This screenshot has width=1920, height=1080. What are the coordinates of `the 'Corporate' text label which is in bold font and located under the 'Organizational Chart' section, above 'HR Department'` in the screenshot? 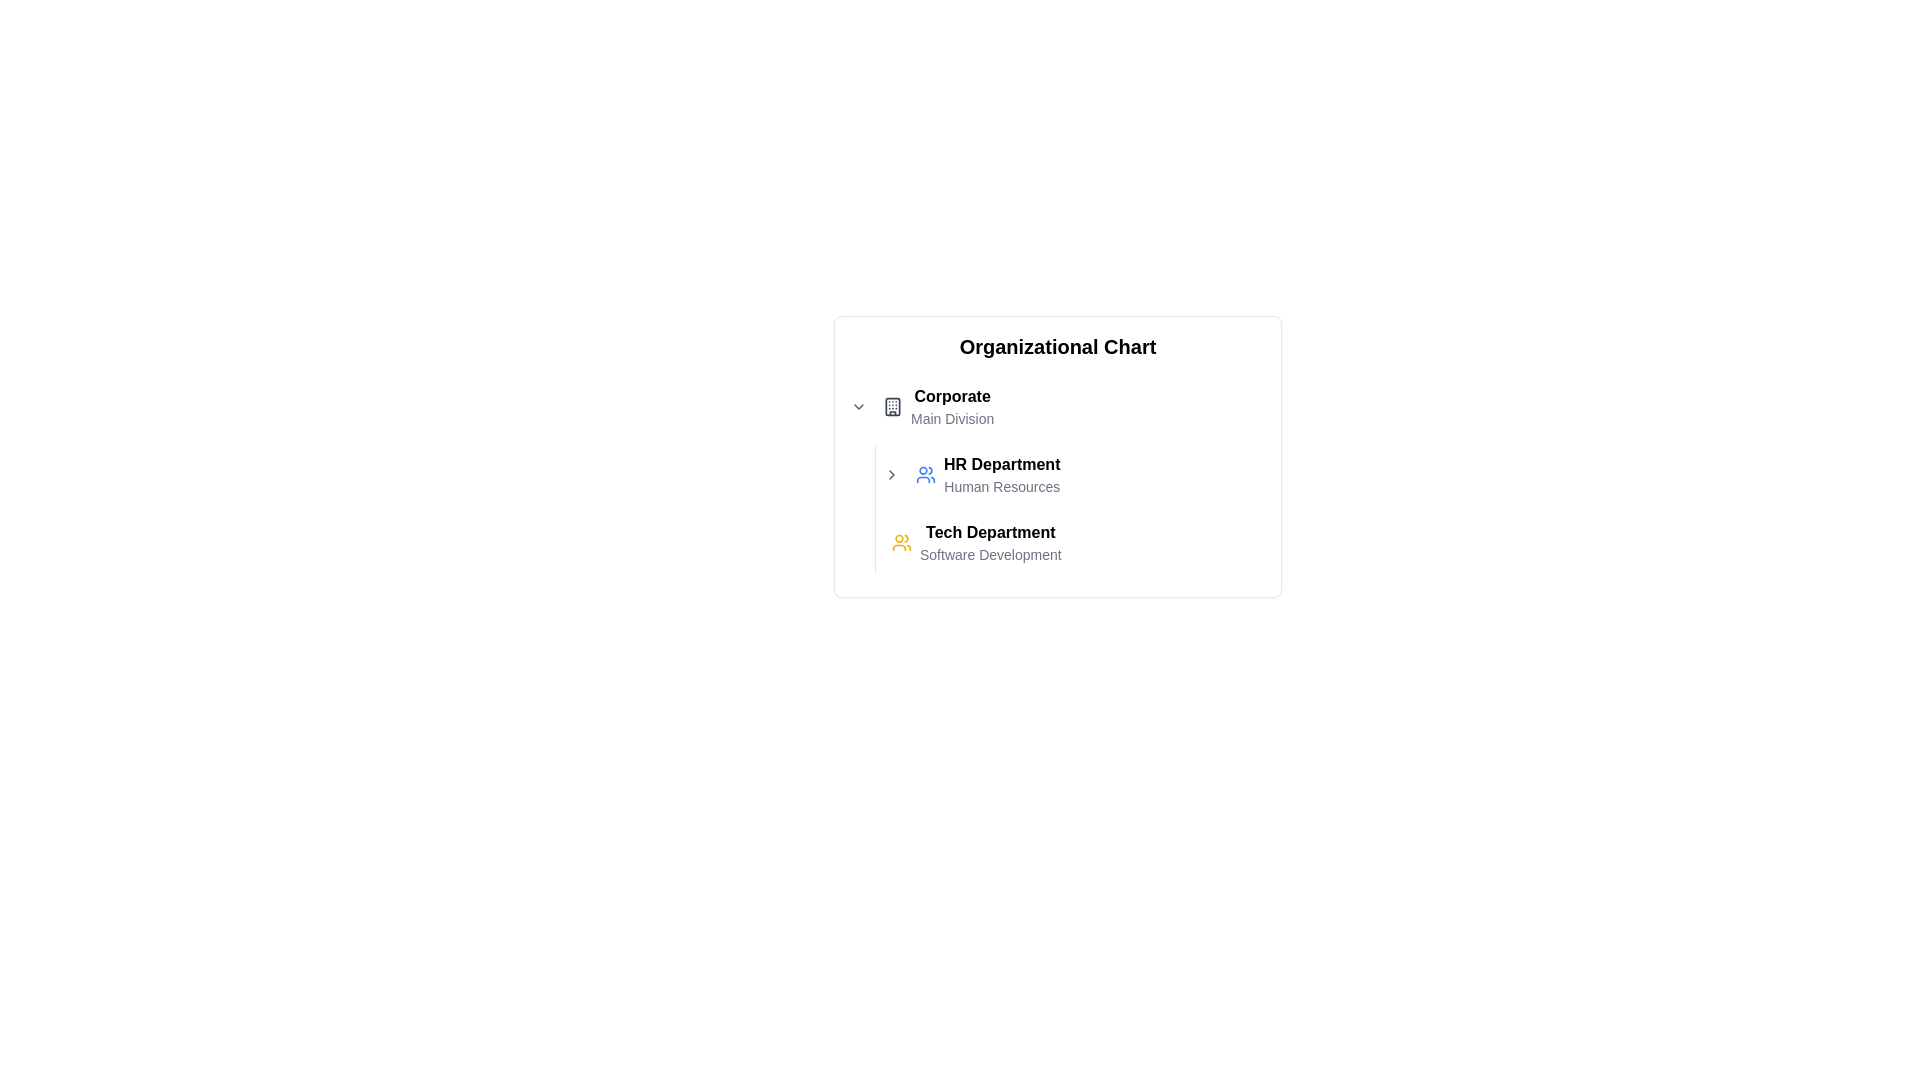 It's located at (951, 406).